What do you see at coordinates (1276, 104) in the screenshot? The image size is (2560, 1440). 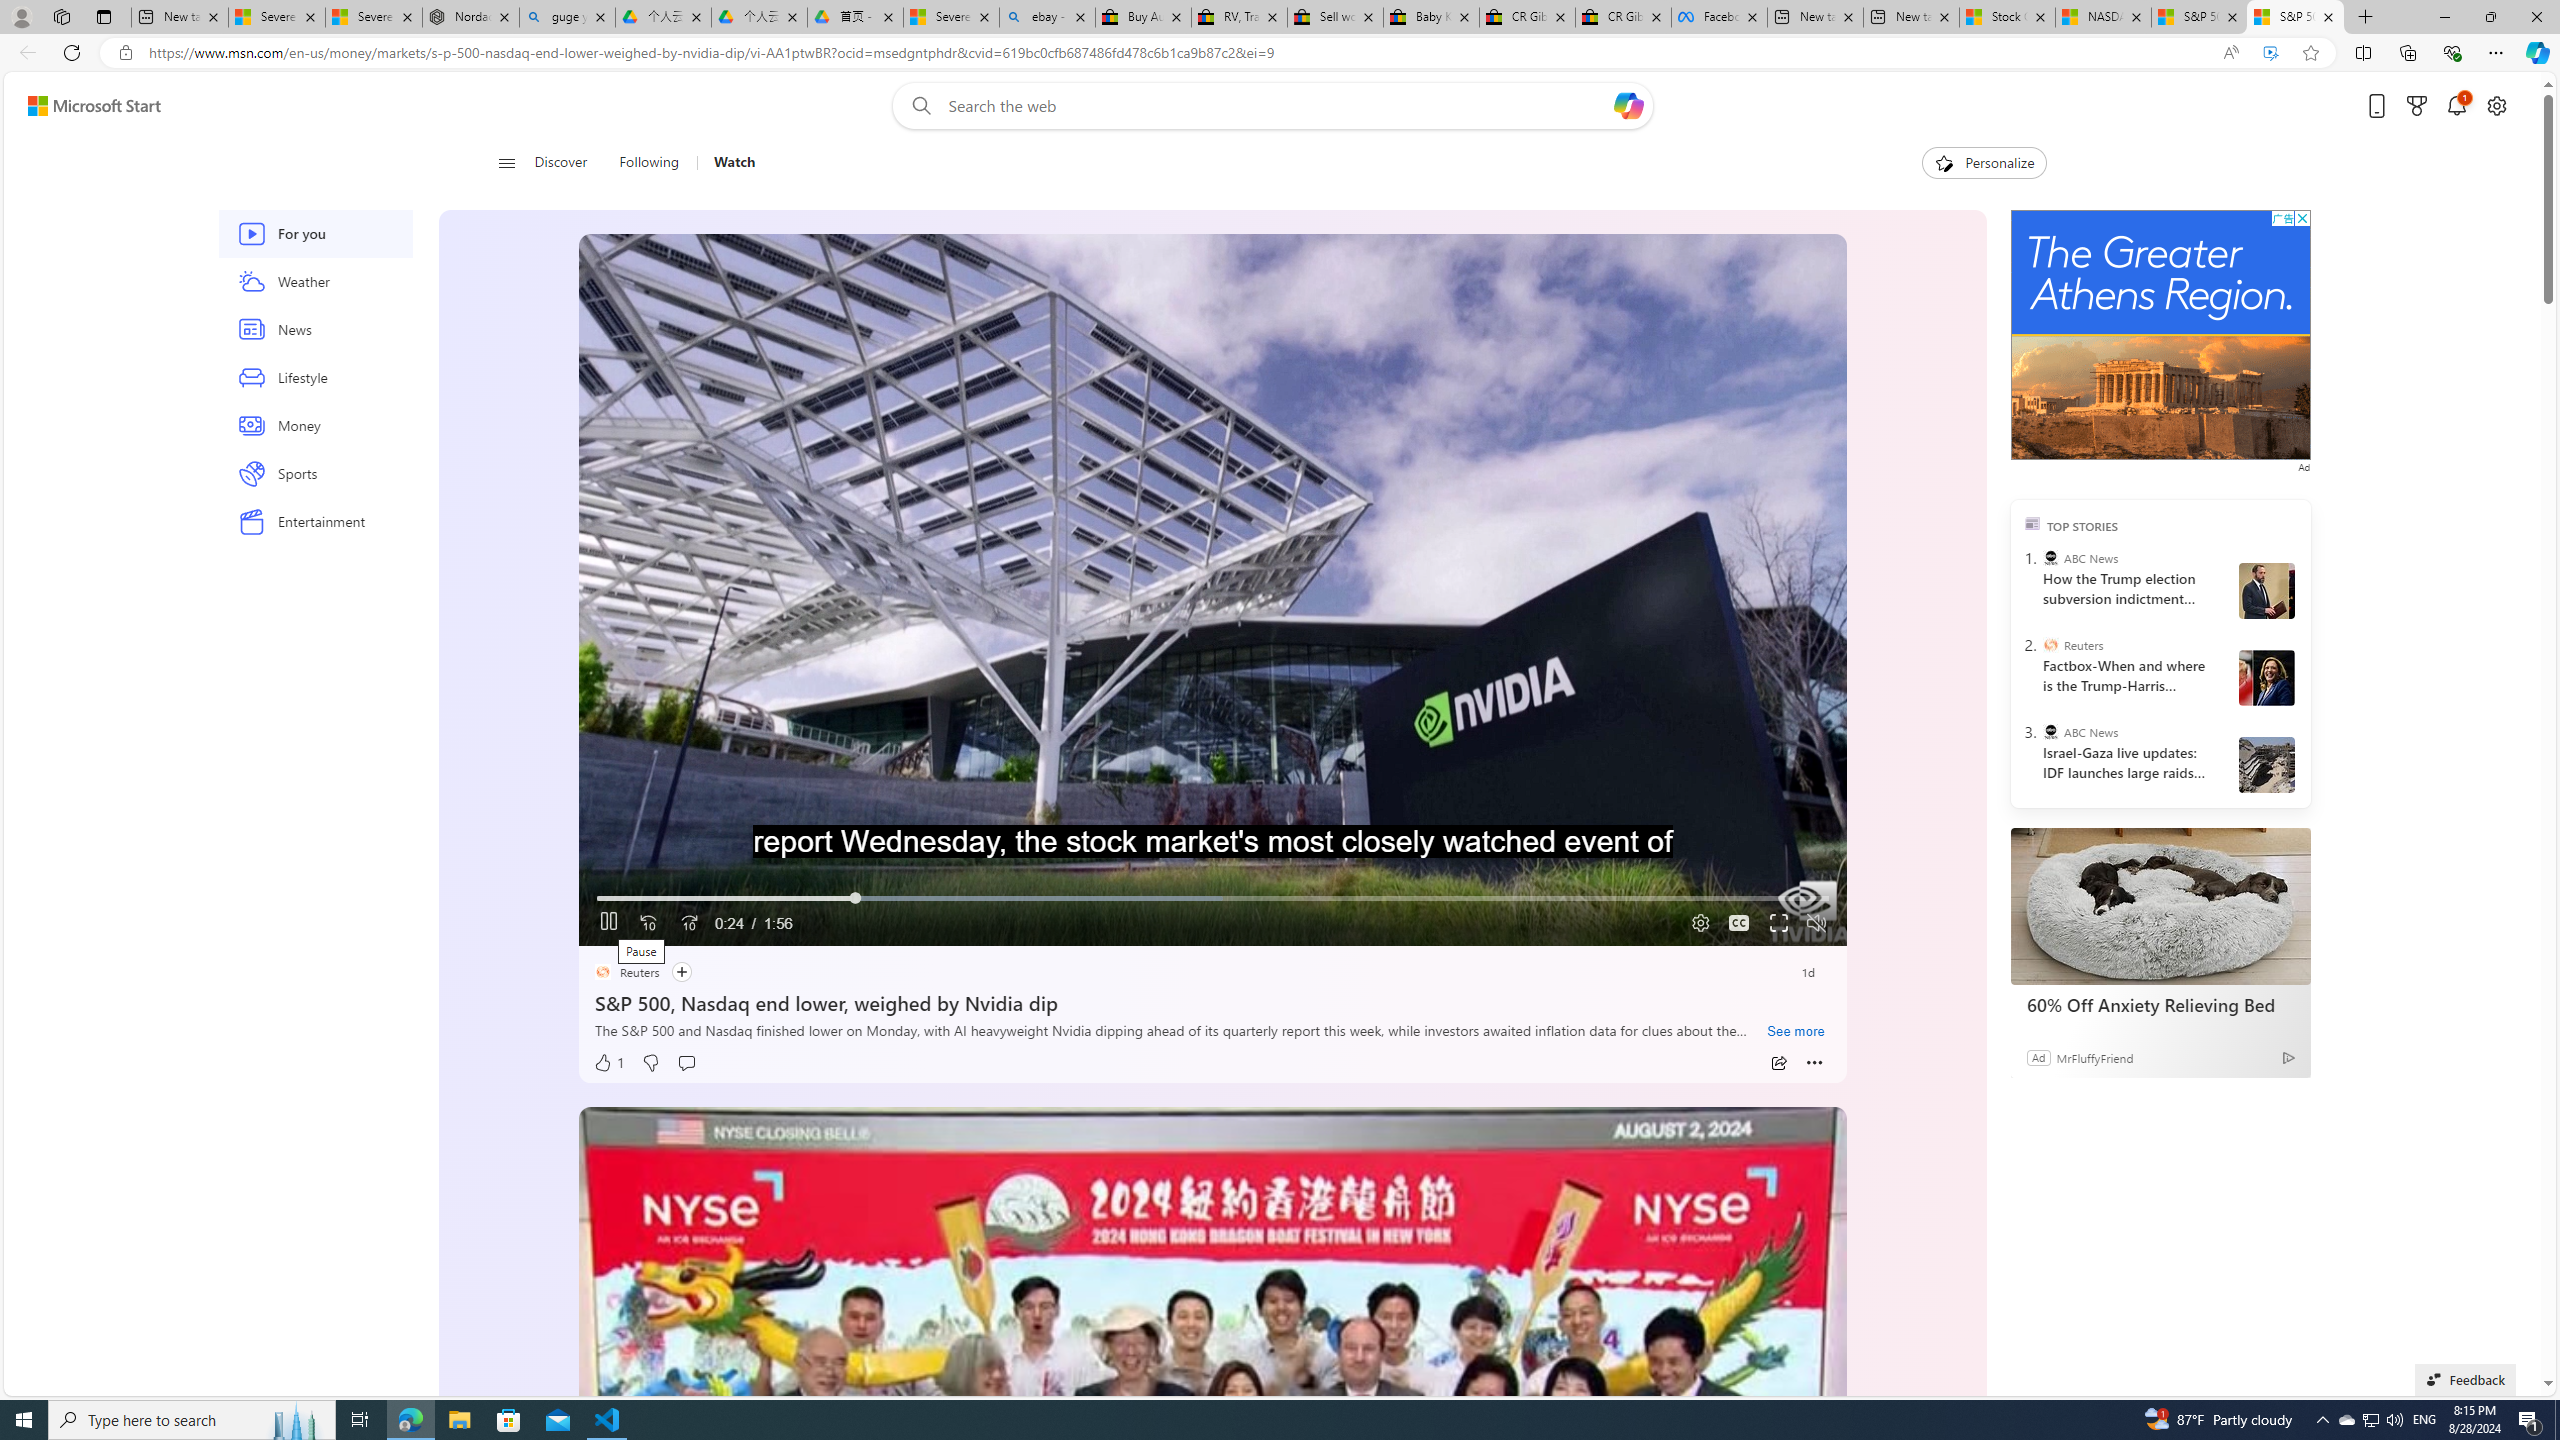 I see `'Enter your search term'` at bounding box center [1276, 104].